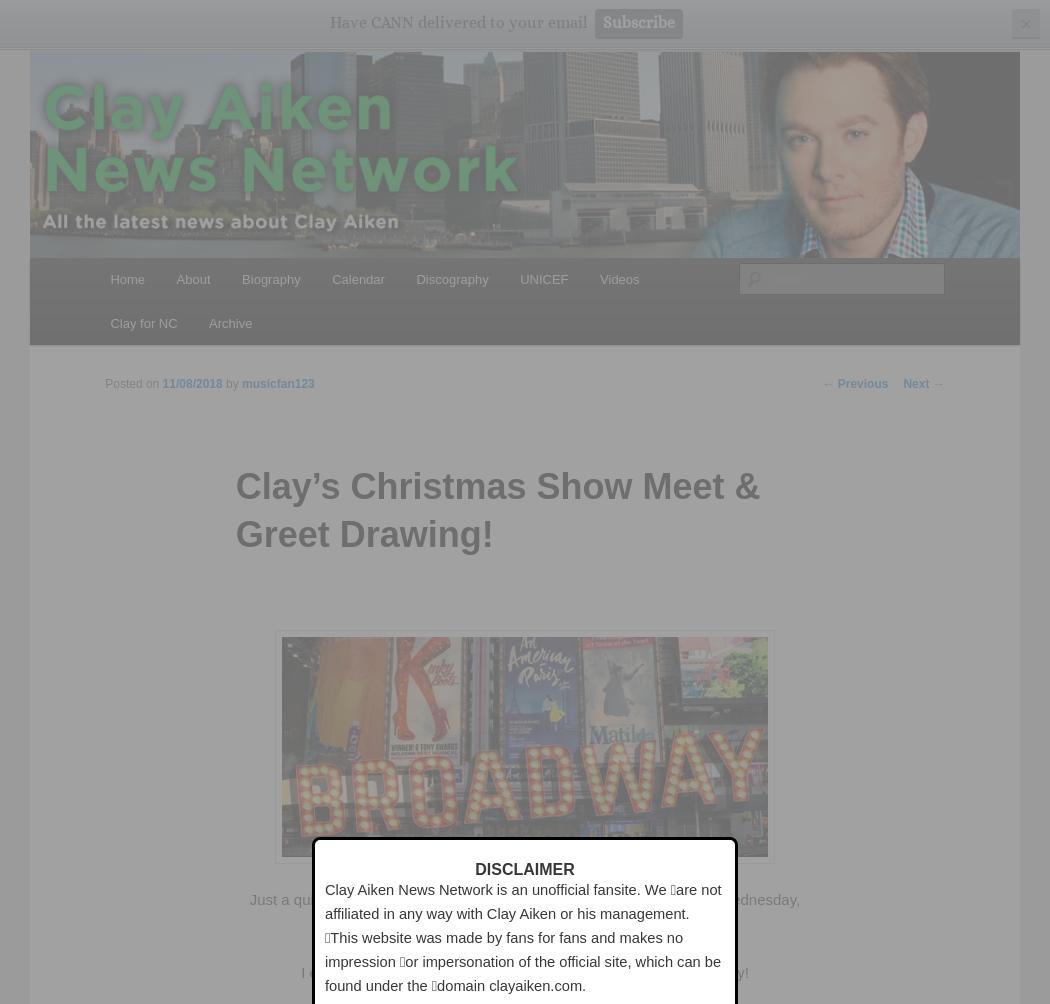 The height and width of the screenshot is (1004, 1050). I want to click on 'Clay’s Christmas Show Meet & Greet Drawing!', so click(496, 510).